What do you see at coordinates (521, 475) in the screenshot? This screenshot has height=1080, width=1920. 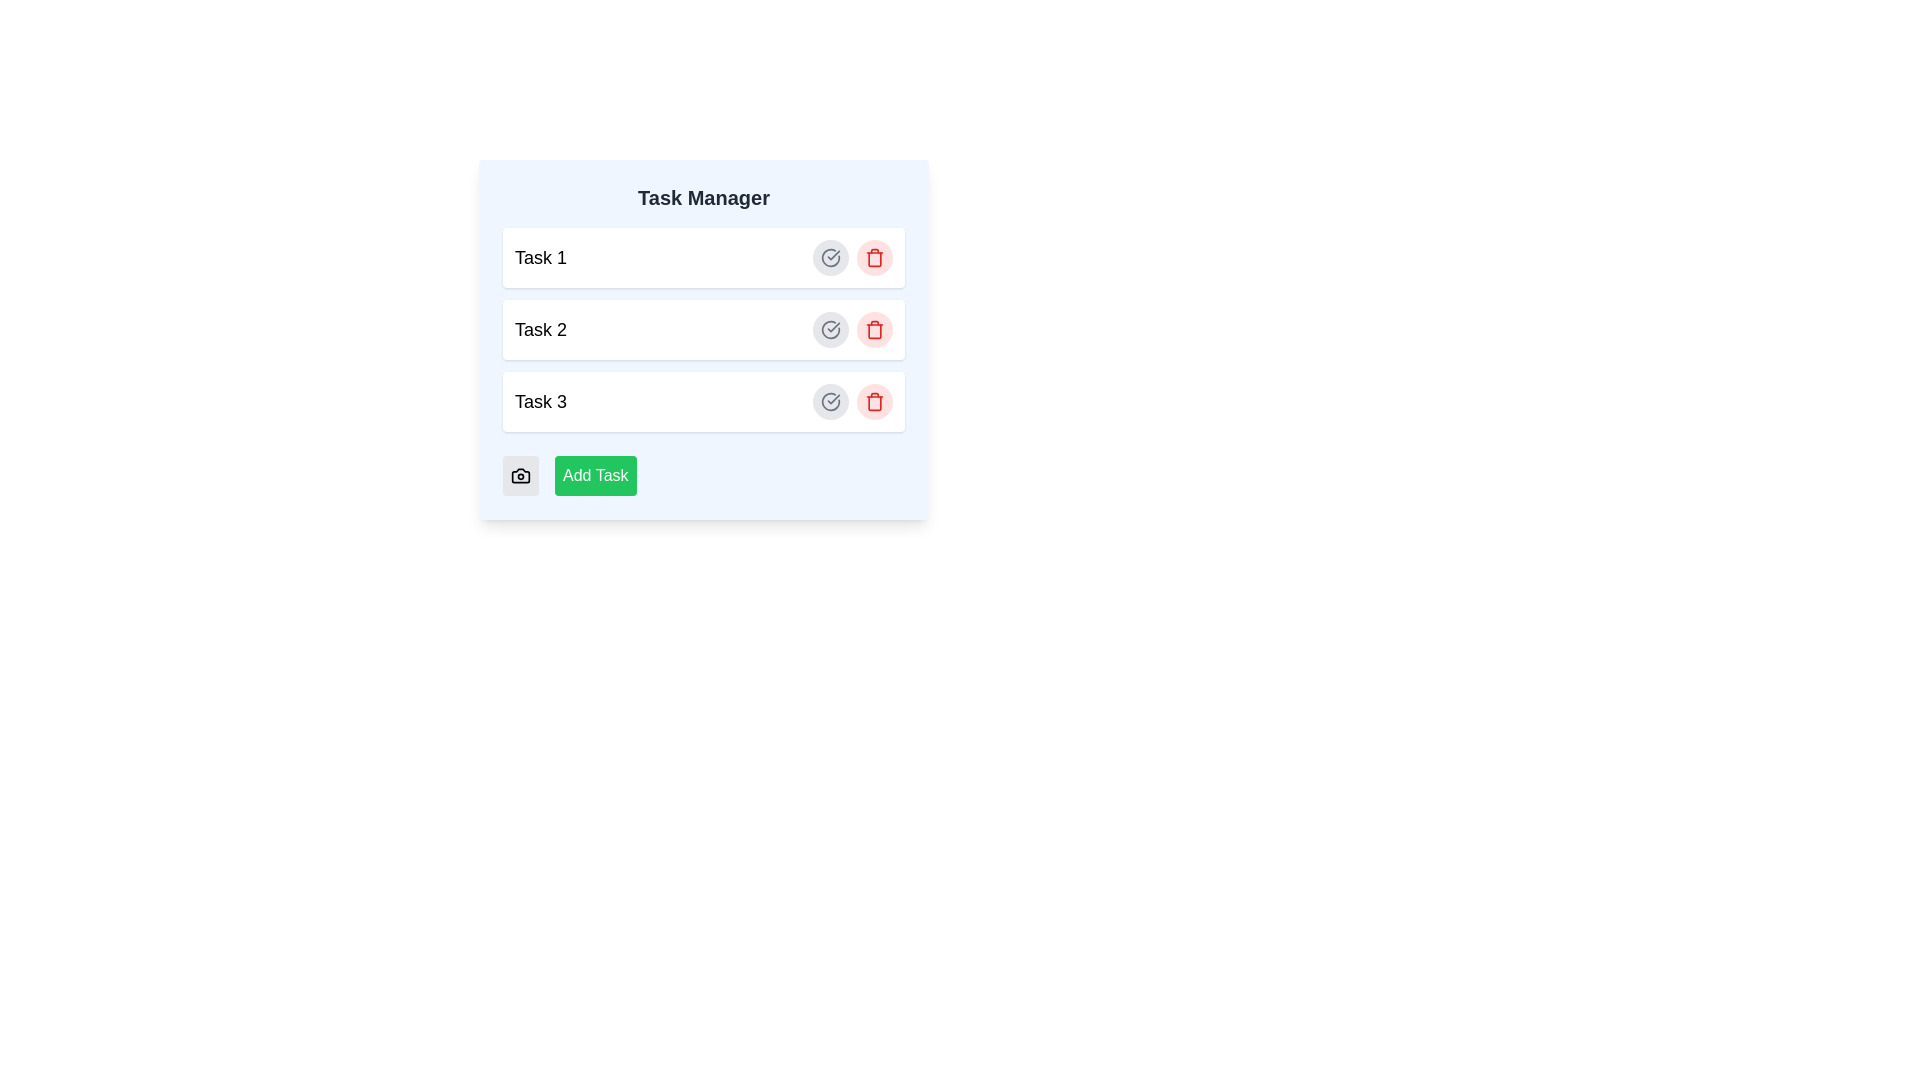 I see `the camera icon located at the bottom left corner of the interface, which is styled with a light gray background and rounded corners` at bounding box center [521, 475].